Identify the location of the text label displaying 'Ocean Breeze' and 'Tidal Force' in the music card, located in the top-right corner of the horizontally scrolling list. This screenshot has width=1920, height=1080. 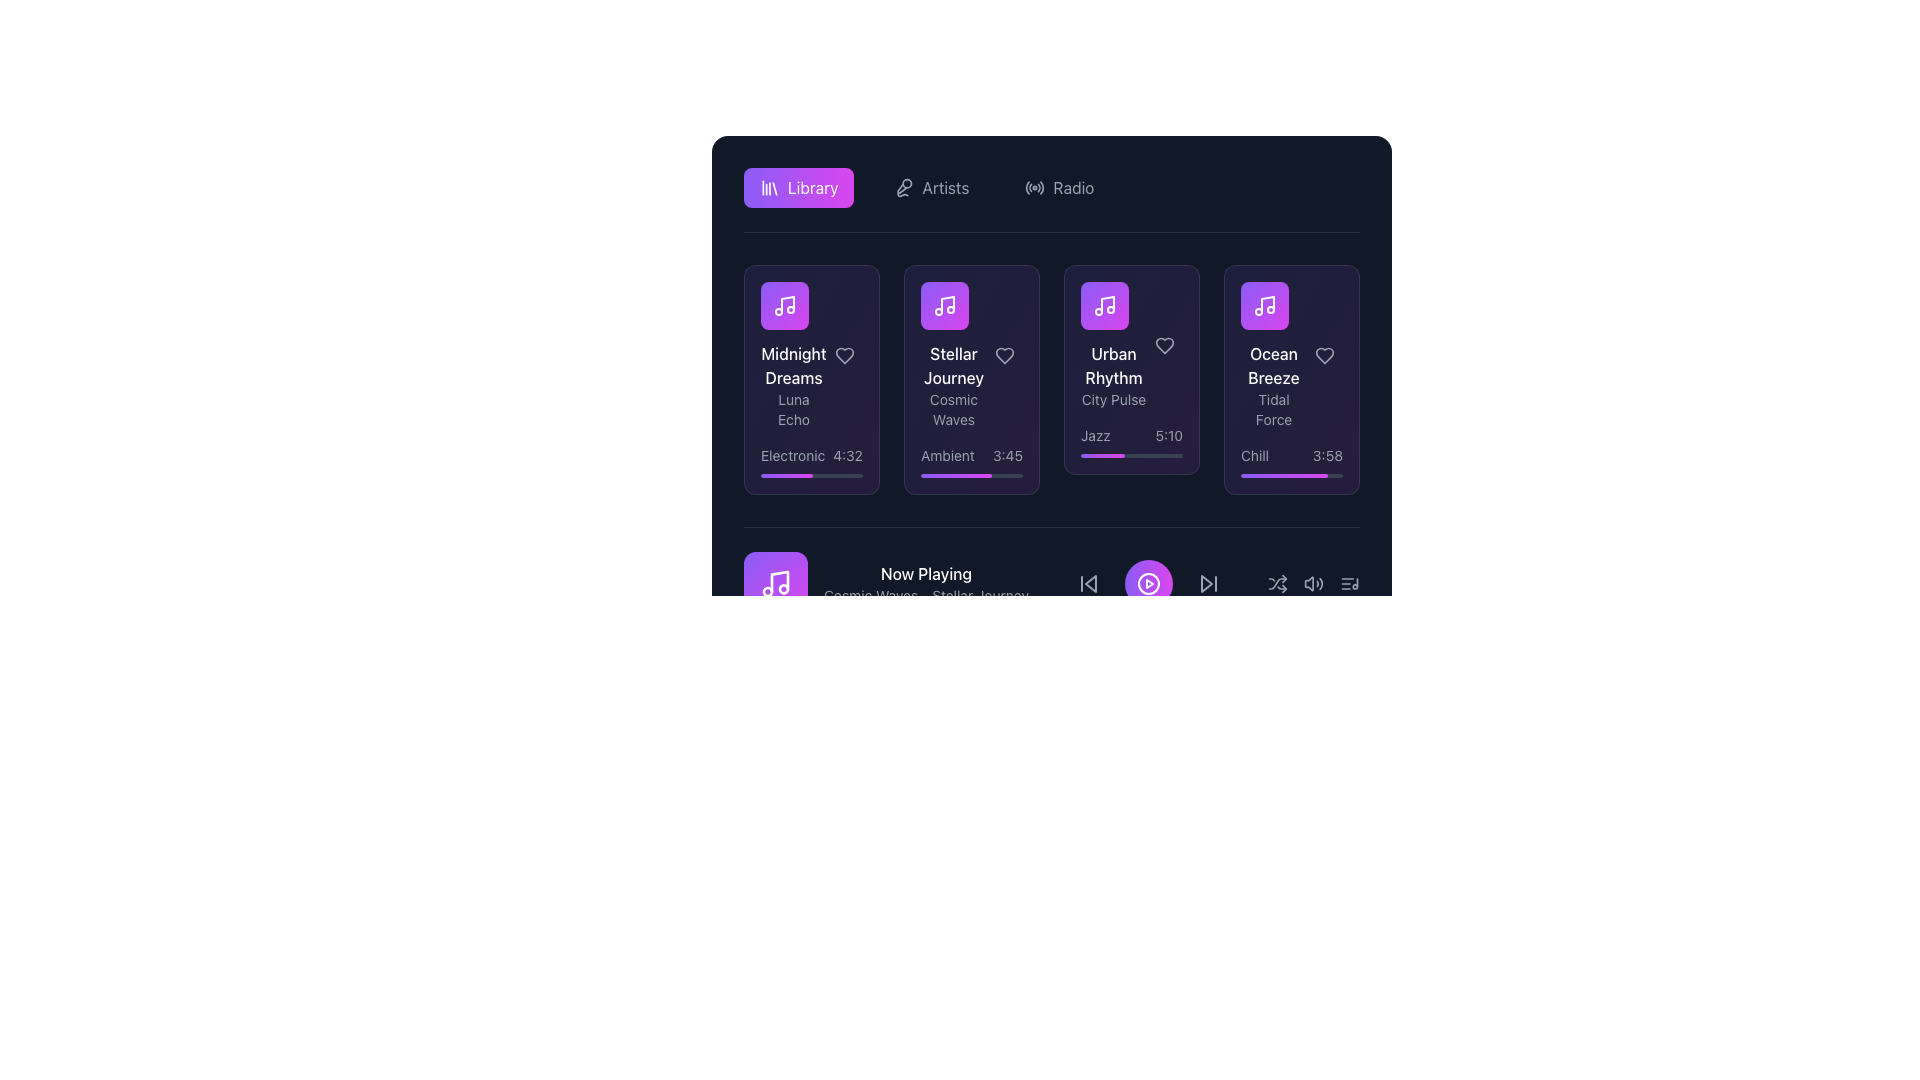
(1291, 354).